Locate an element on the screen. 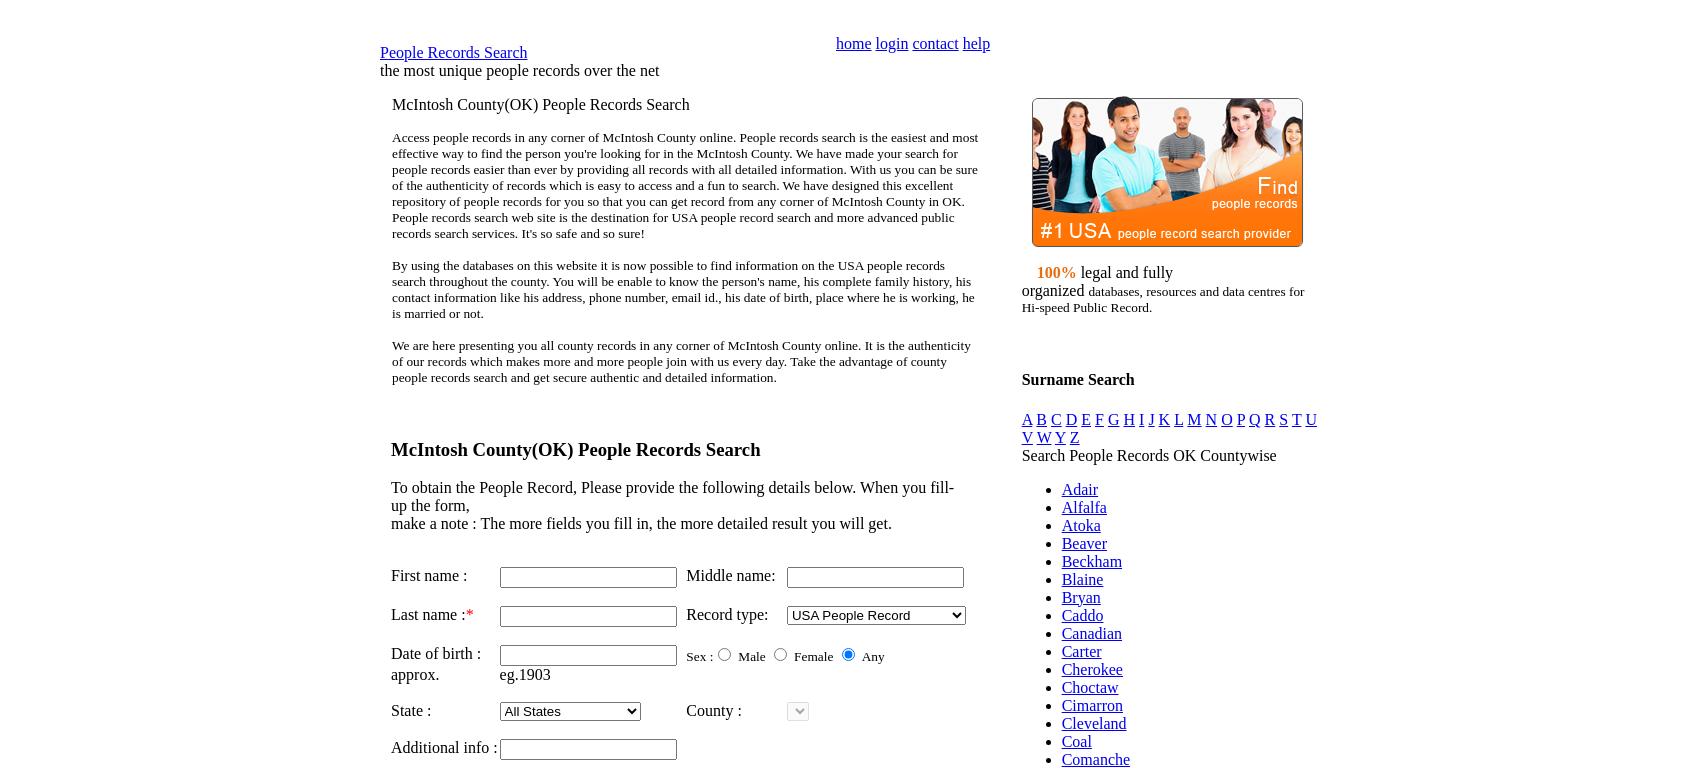  'V' is located at coordinates (1025, 436).